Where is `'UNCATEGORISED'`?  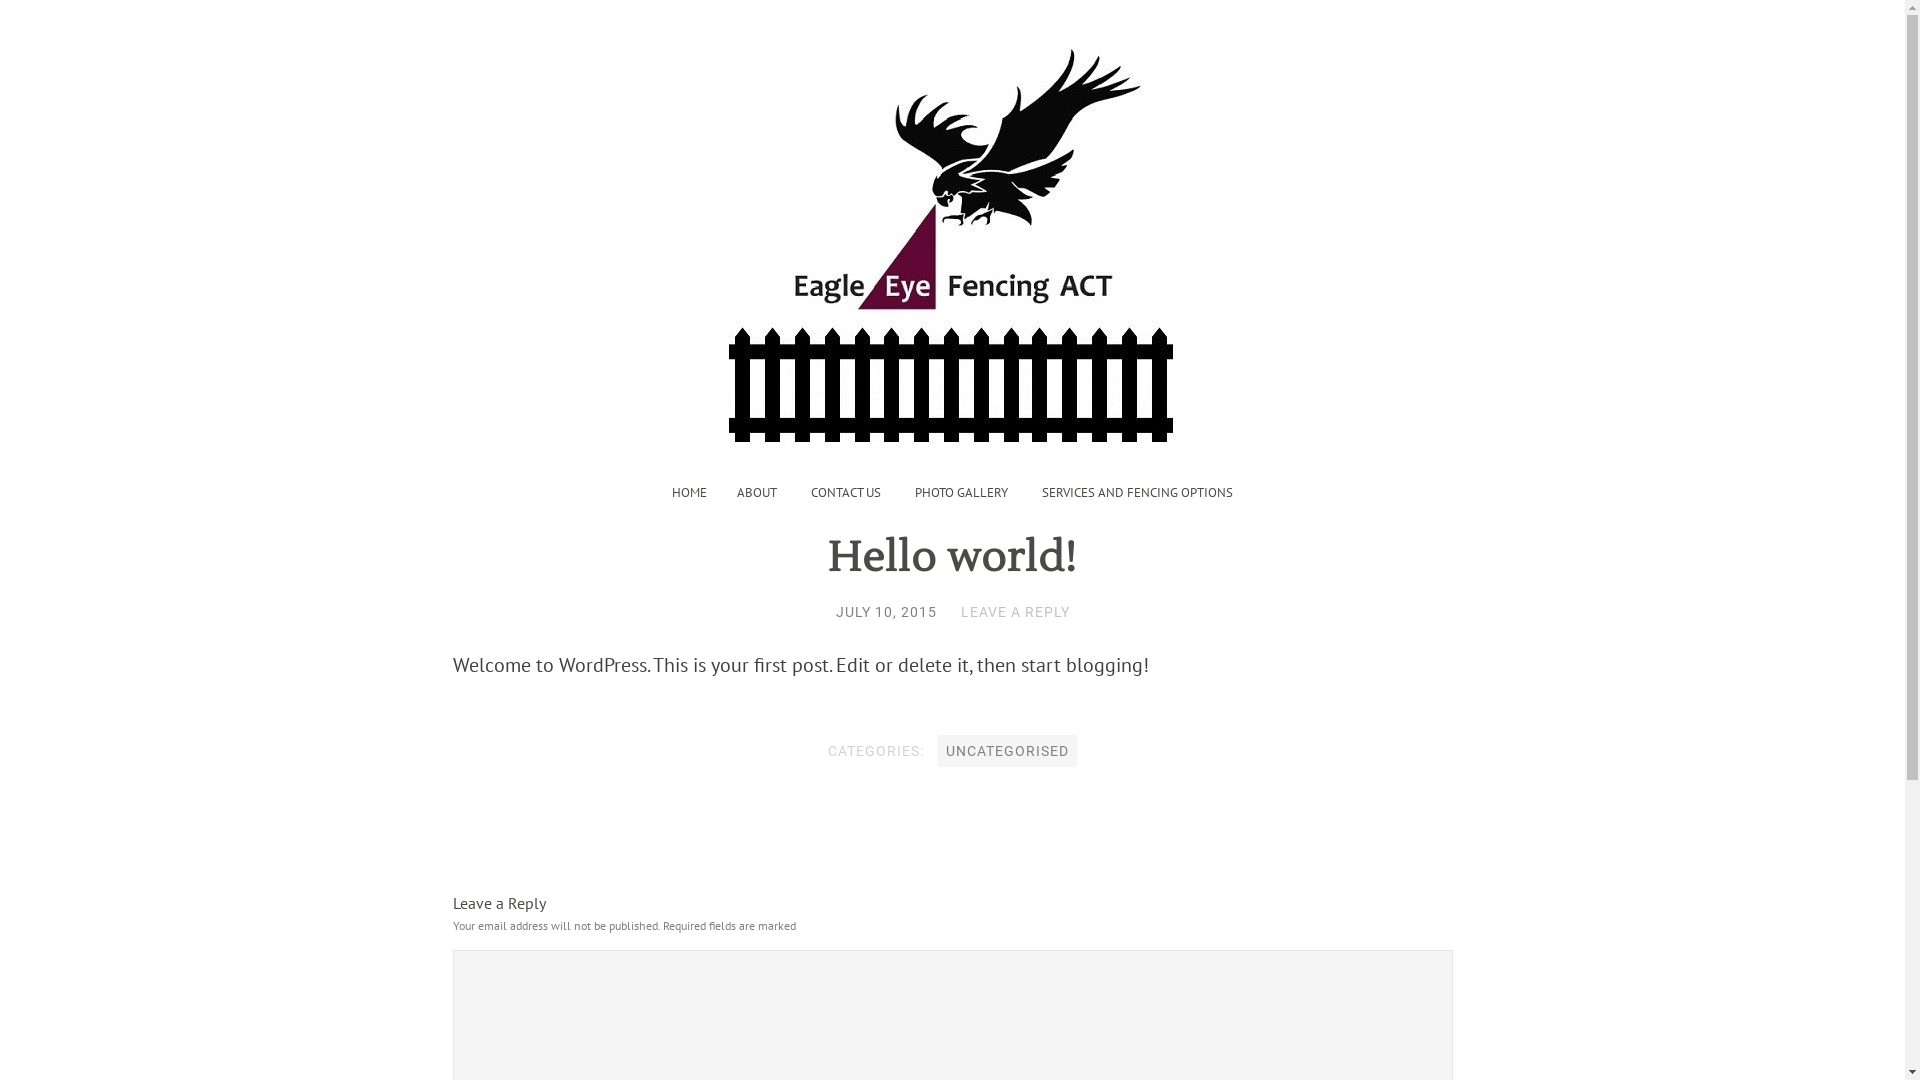
'UNCATEGORISED' is located at coordinates (1007, 751).